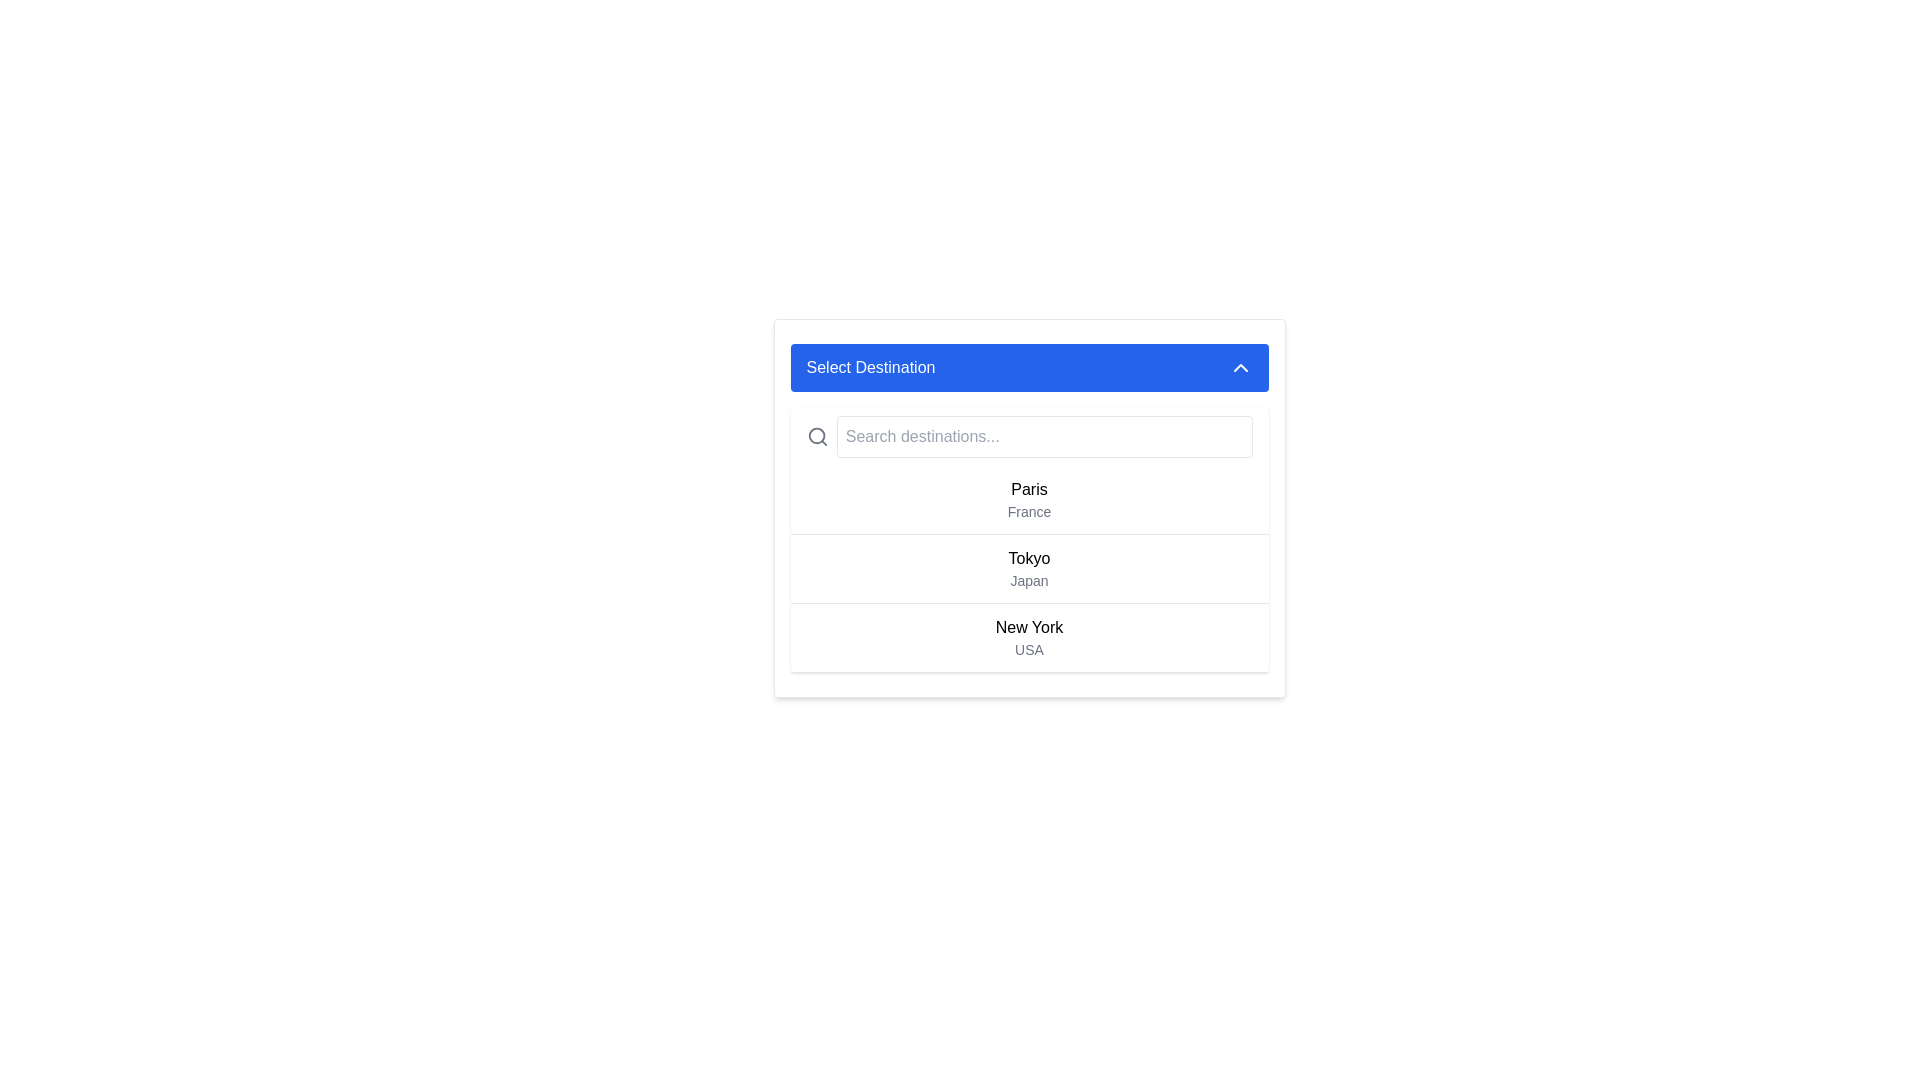 This screenshot has width=1920, height=1080. Describe the element at coordinates (1239, 367) in the screenshot. I see `the upward-pointing chevron icon located at the far right end of the blue 'Select Destination' button` at that location.